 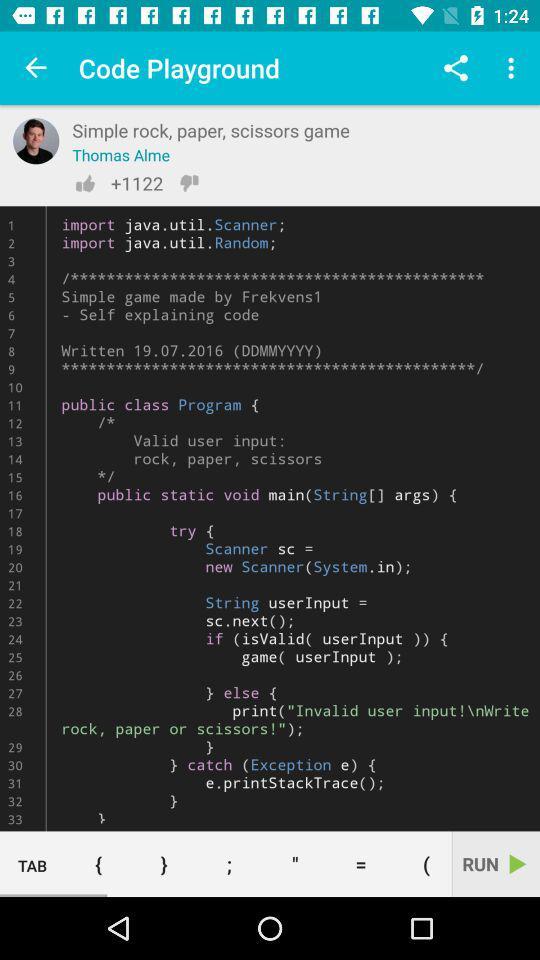 I want to click on the ;, so click(x=228, y=863).